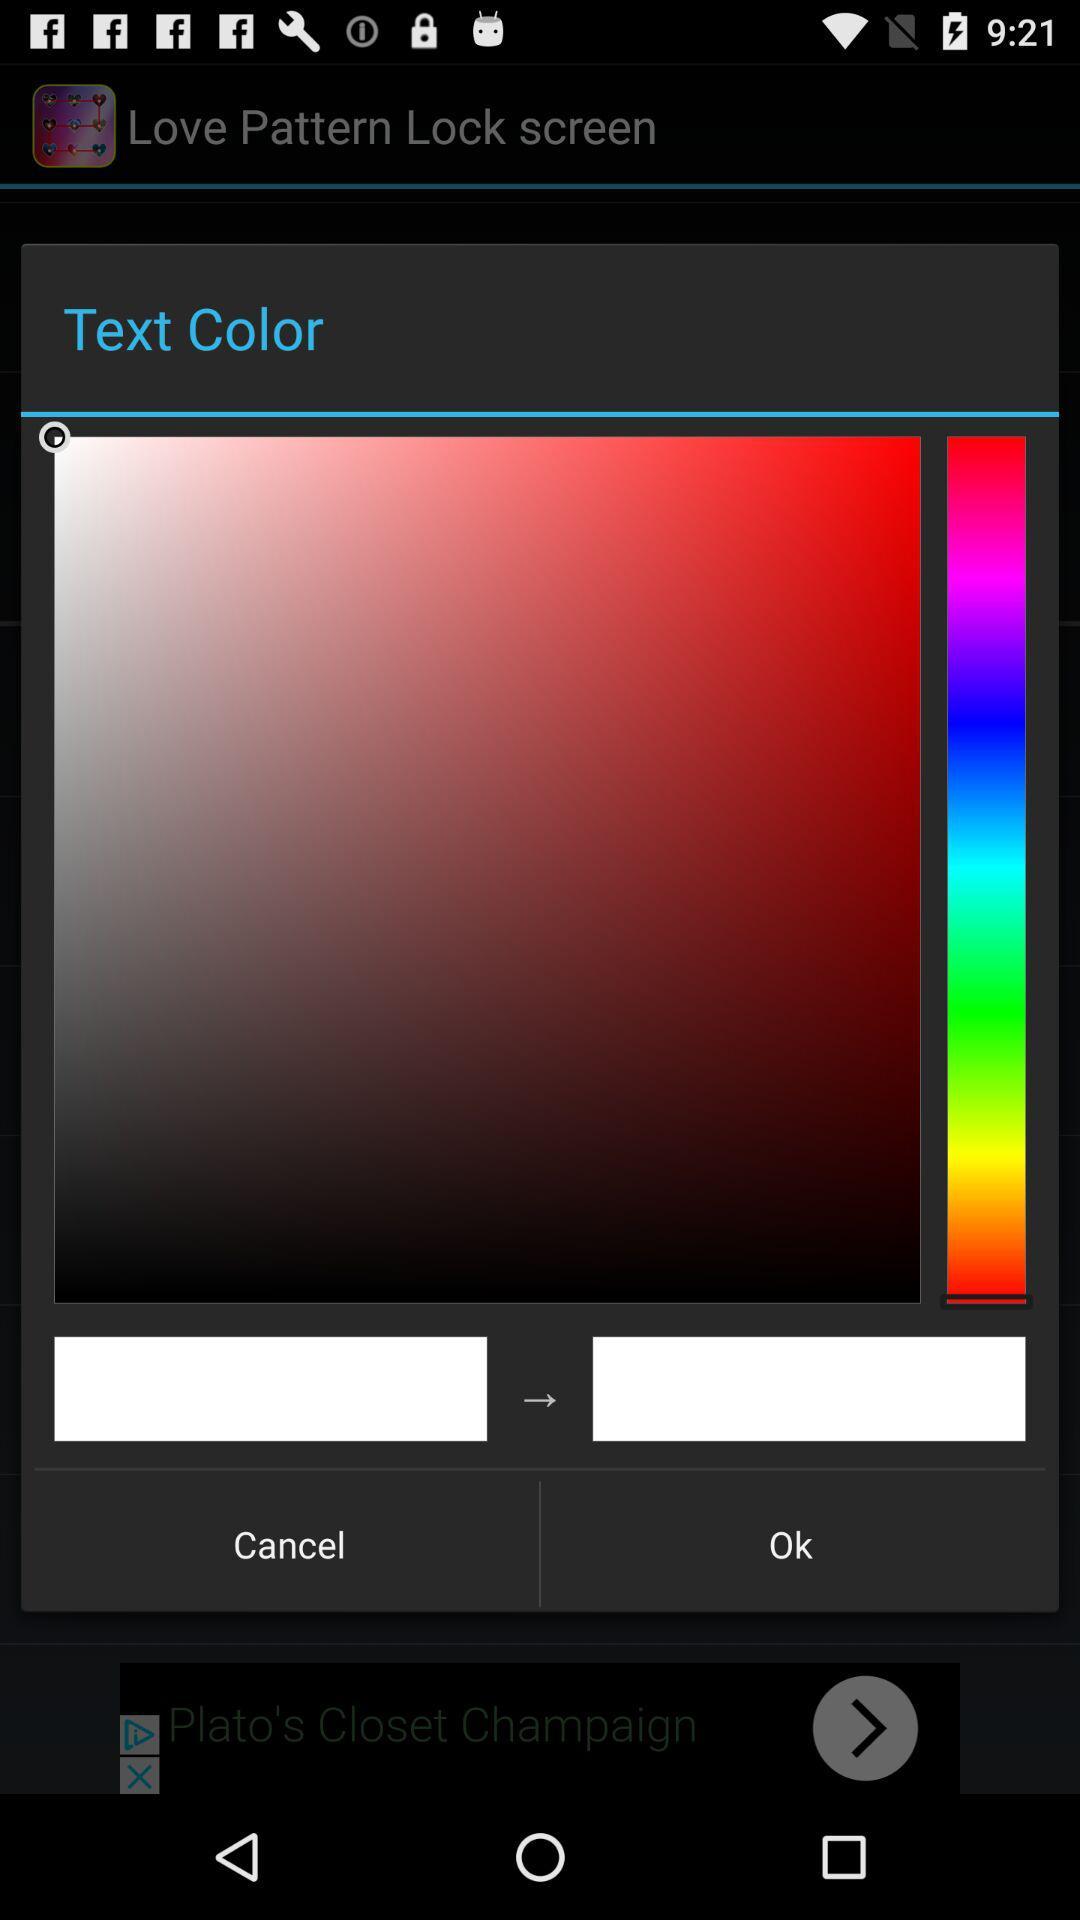 This screenshot has width=1080, height=1920. What do you see at coordinates (289, 1543) in the screenshot?
I see `cancel item` at bounding box center [289, 1543].